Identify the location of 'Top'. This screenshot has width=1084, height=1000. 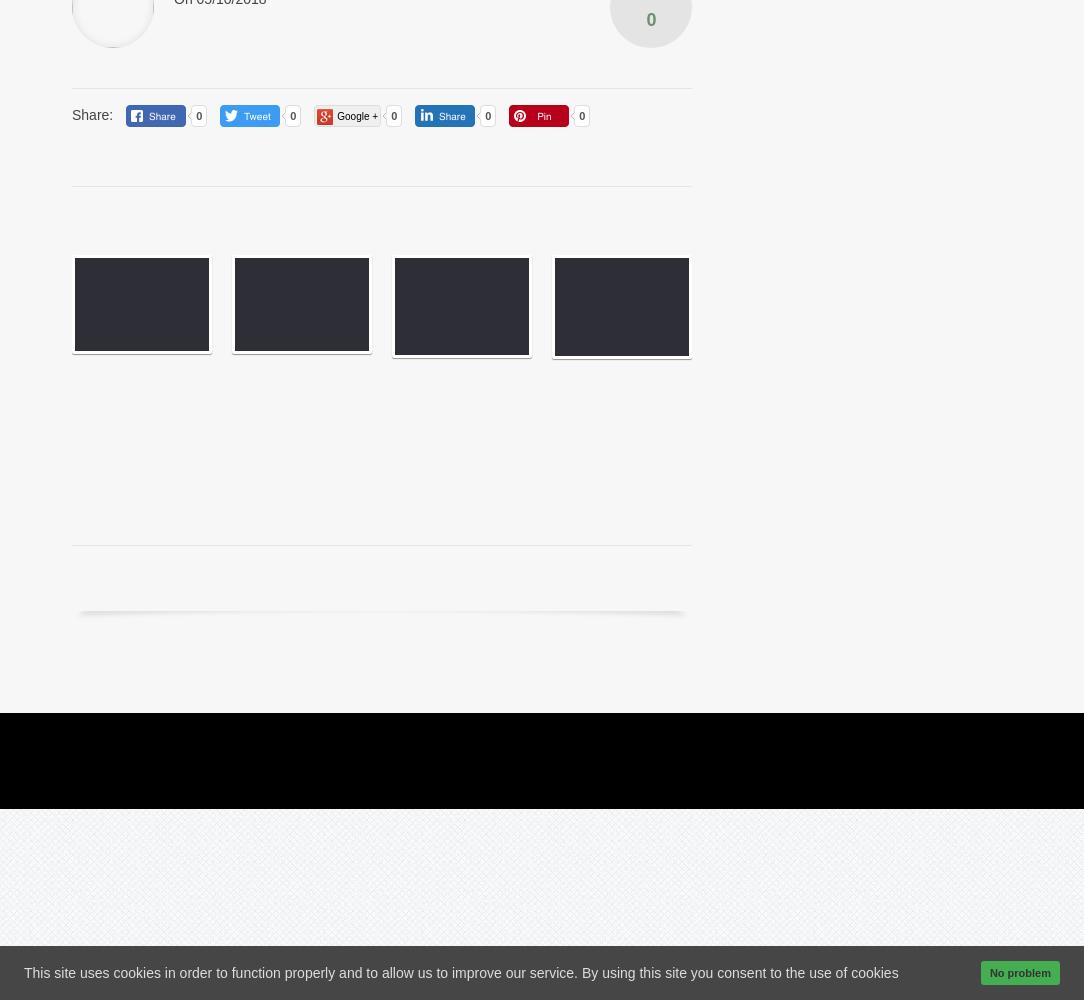
(977, 737).